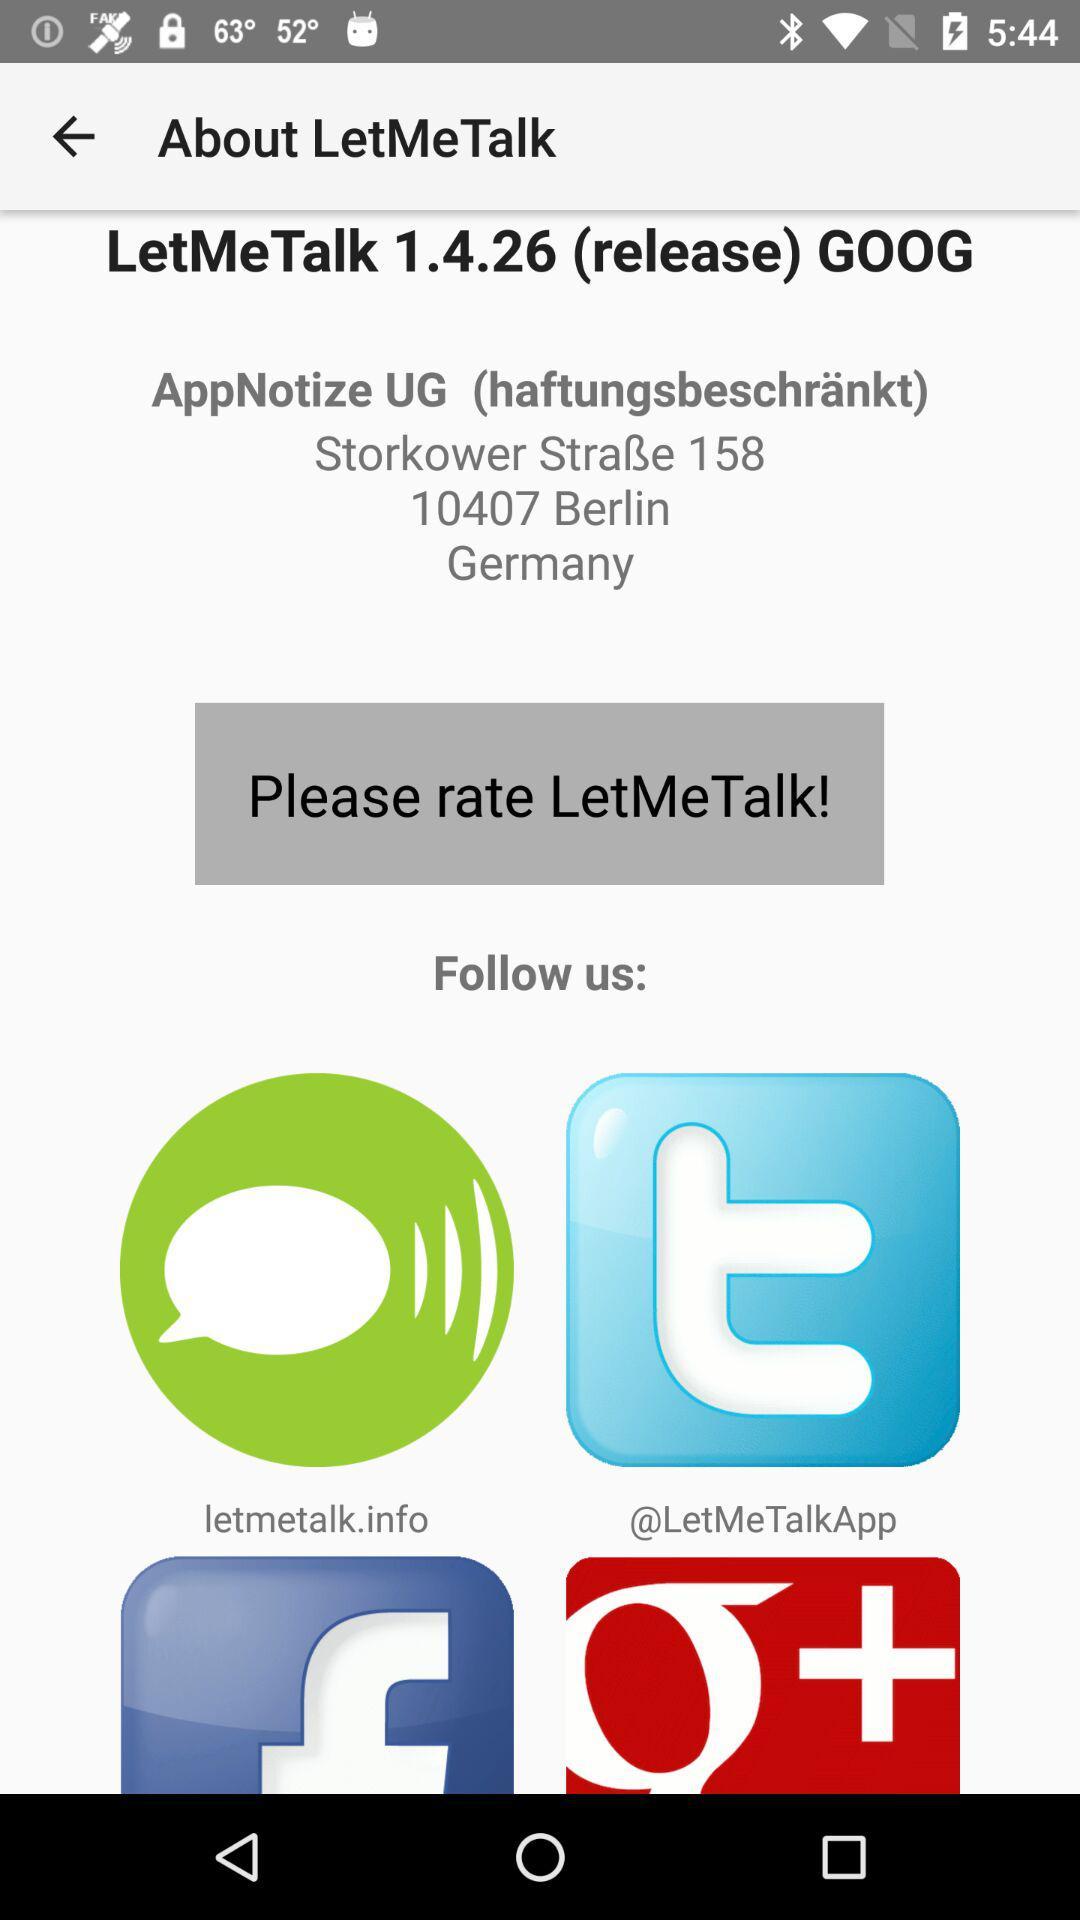  What do you see at coordinates (315, 1674) in the screenshot?
I see `facebook` at bounding box center [315, 1674].